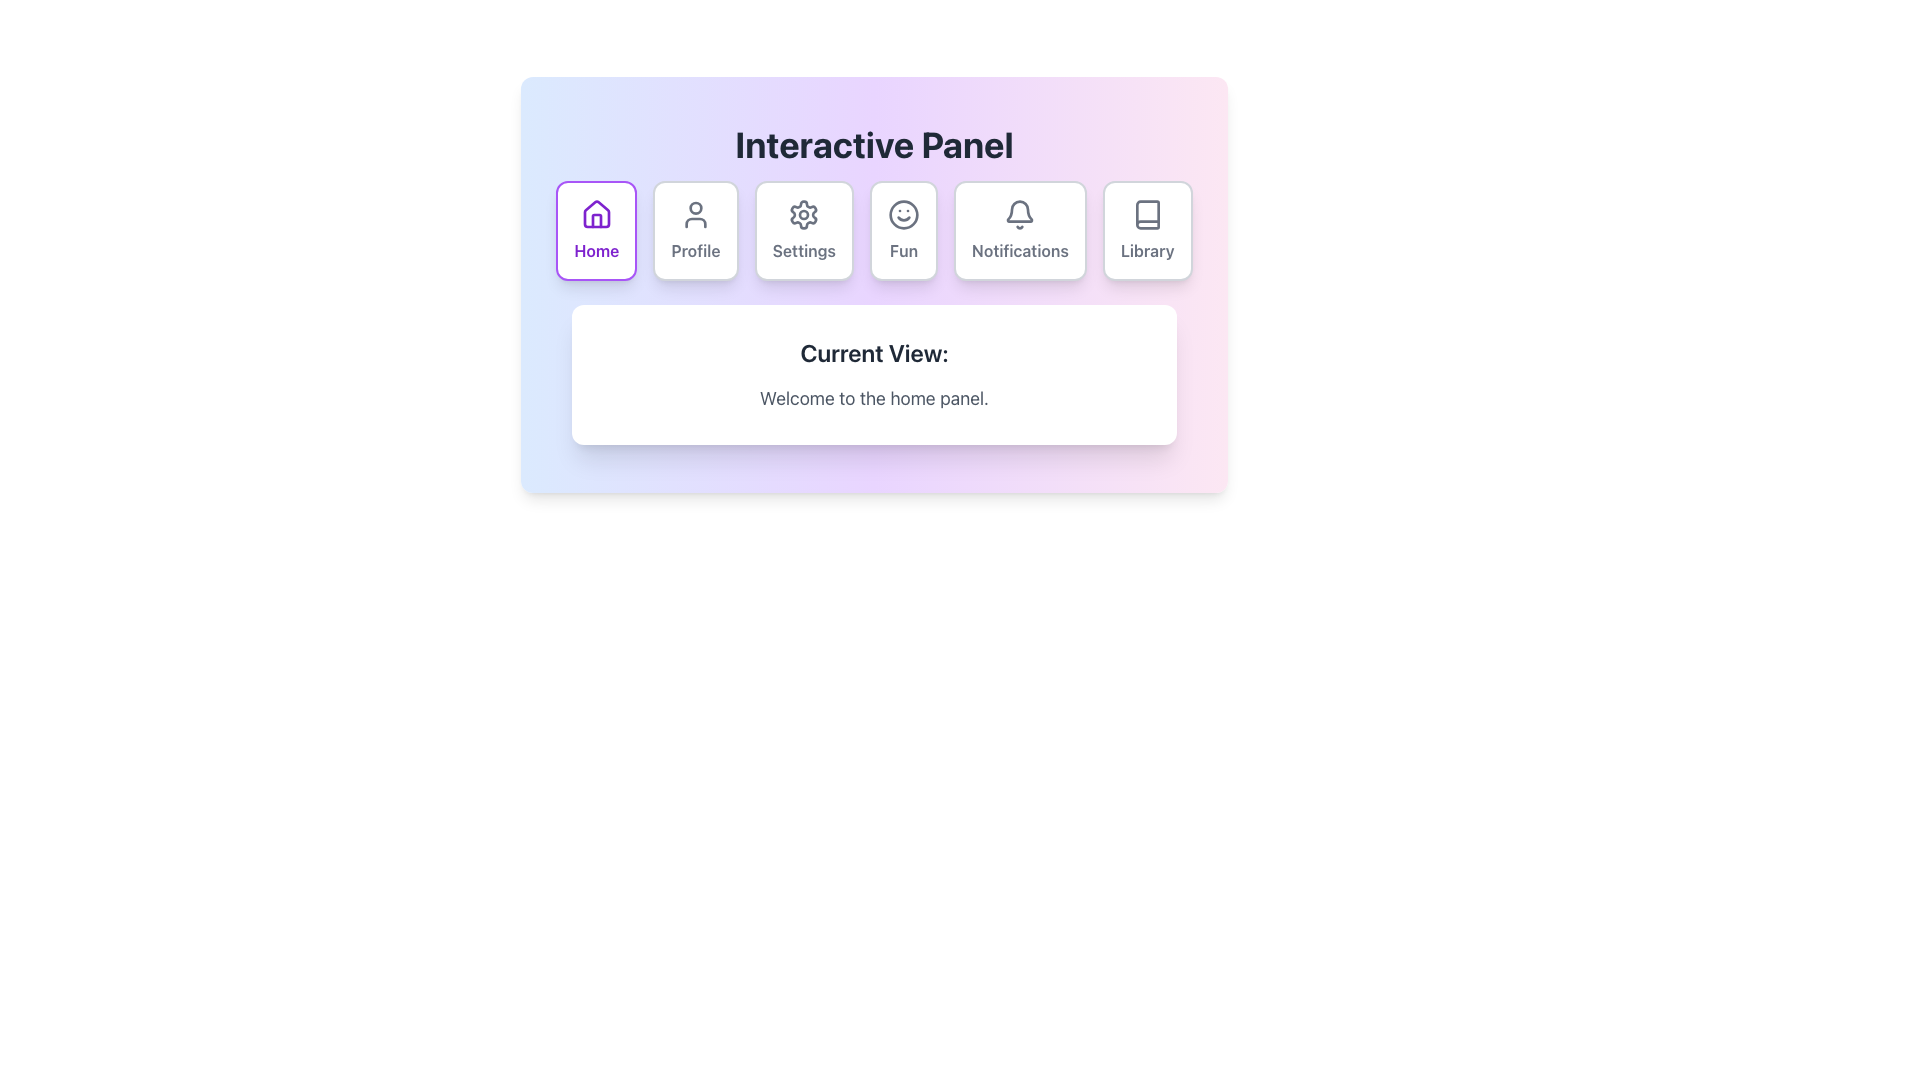 The width and height of the screenshot is (1920, 1080). What do you see at coordinates (1147, 249) in the screenshot?
I see `the 'Library' text label` at bounding box center [1147, 249].